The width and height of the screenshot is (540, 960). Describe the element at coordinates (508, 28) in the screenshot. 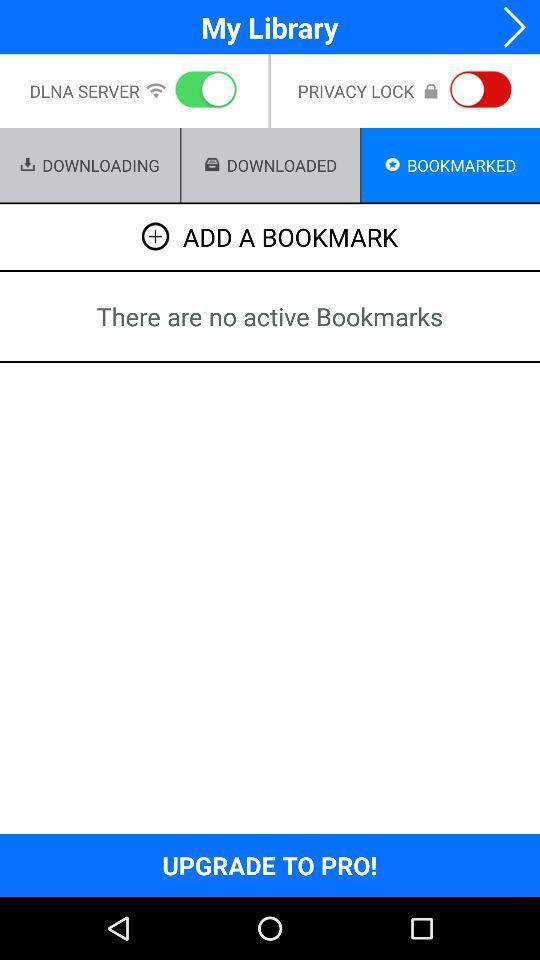

I see `the arrow_forward icon` at that location.